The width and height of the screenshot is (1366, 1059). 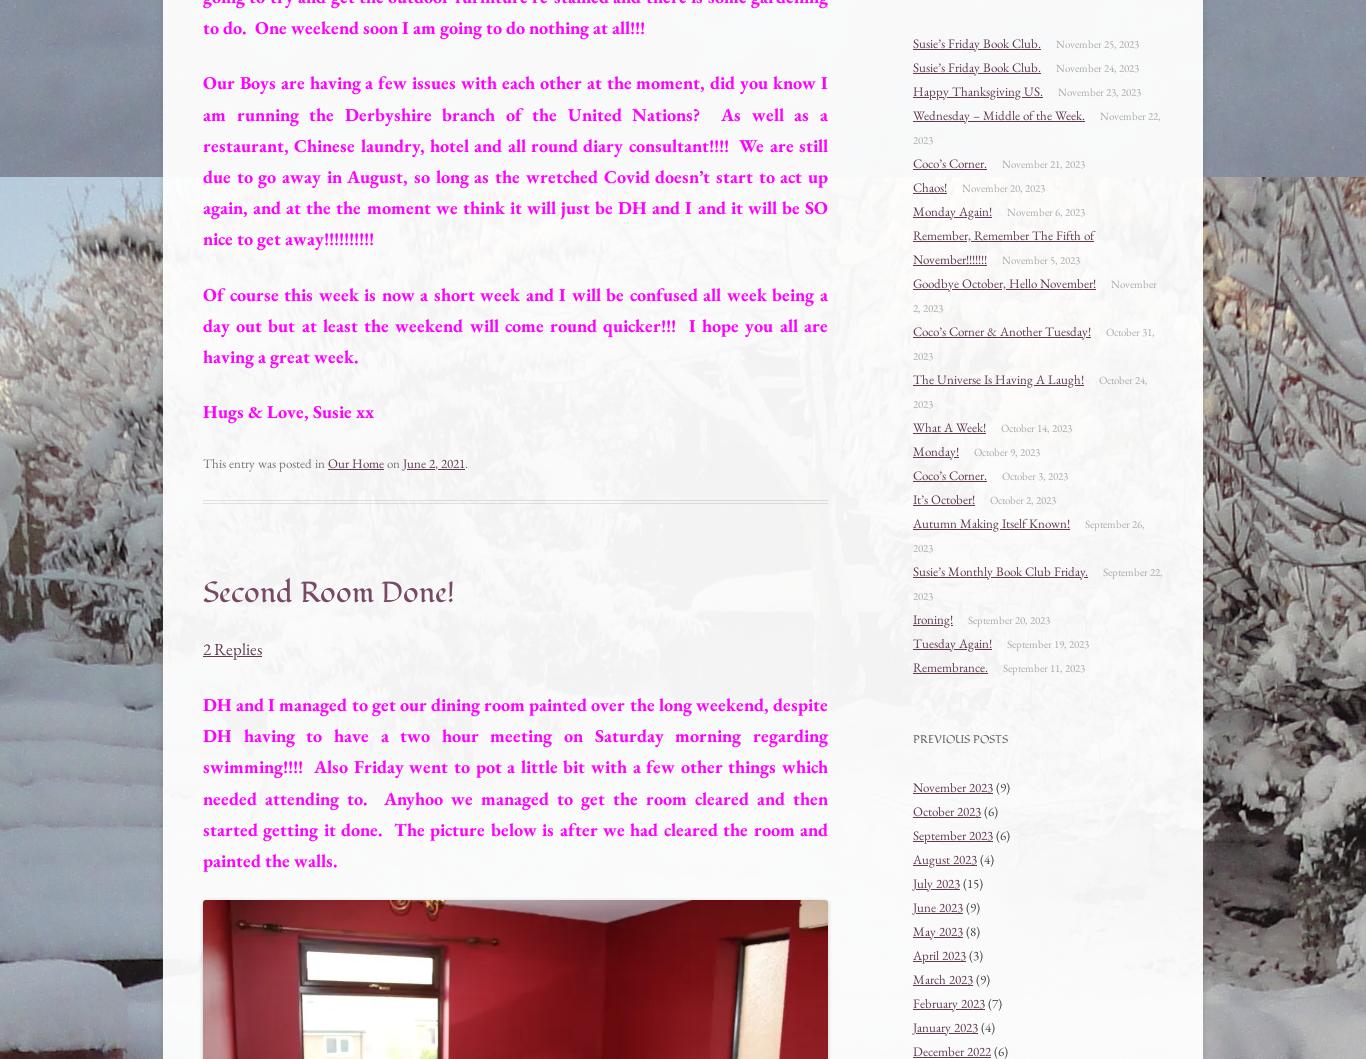 I want to click on 'Monday Again!', so click(x=952, y=209).